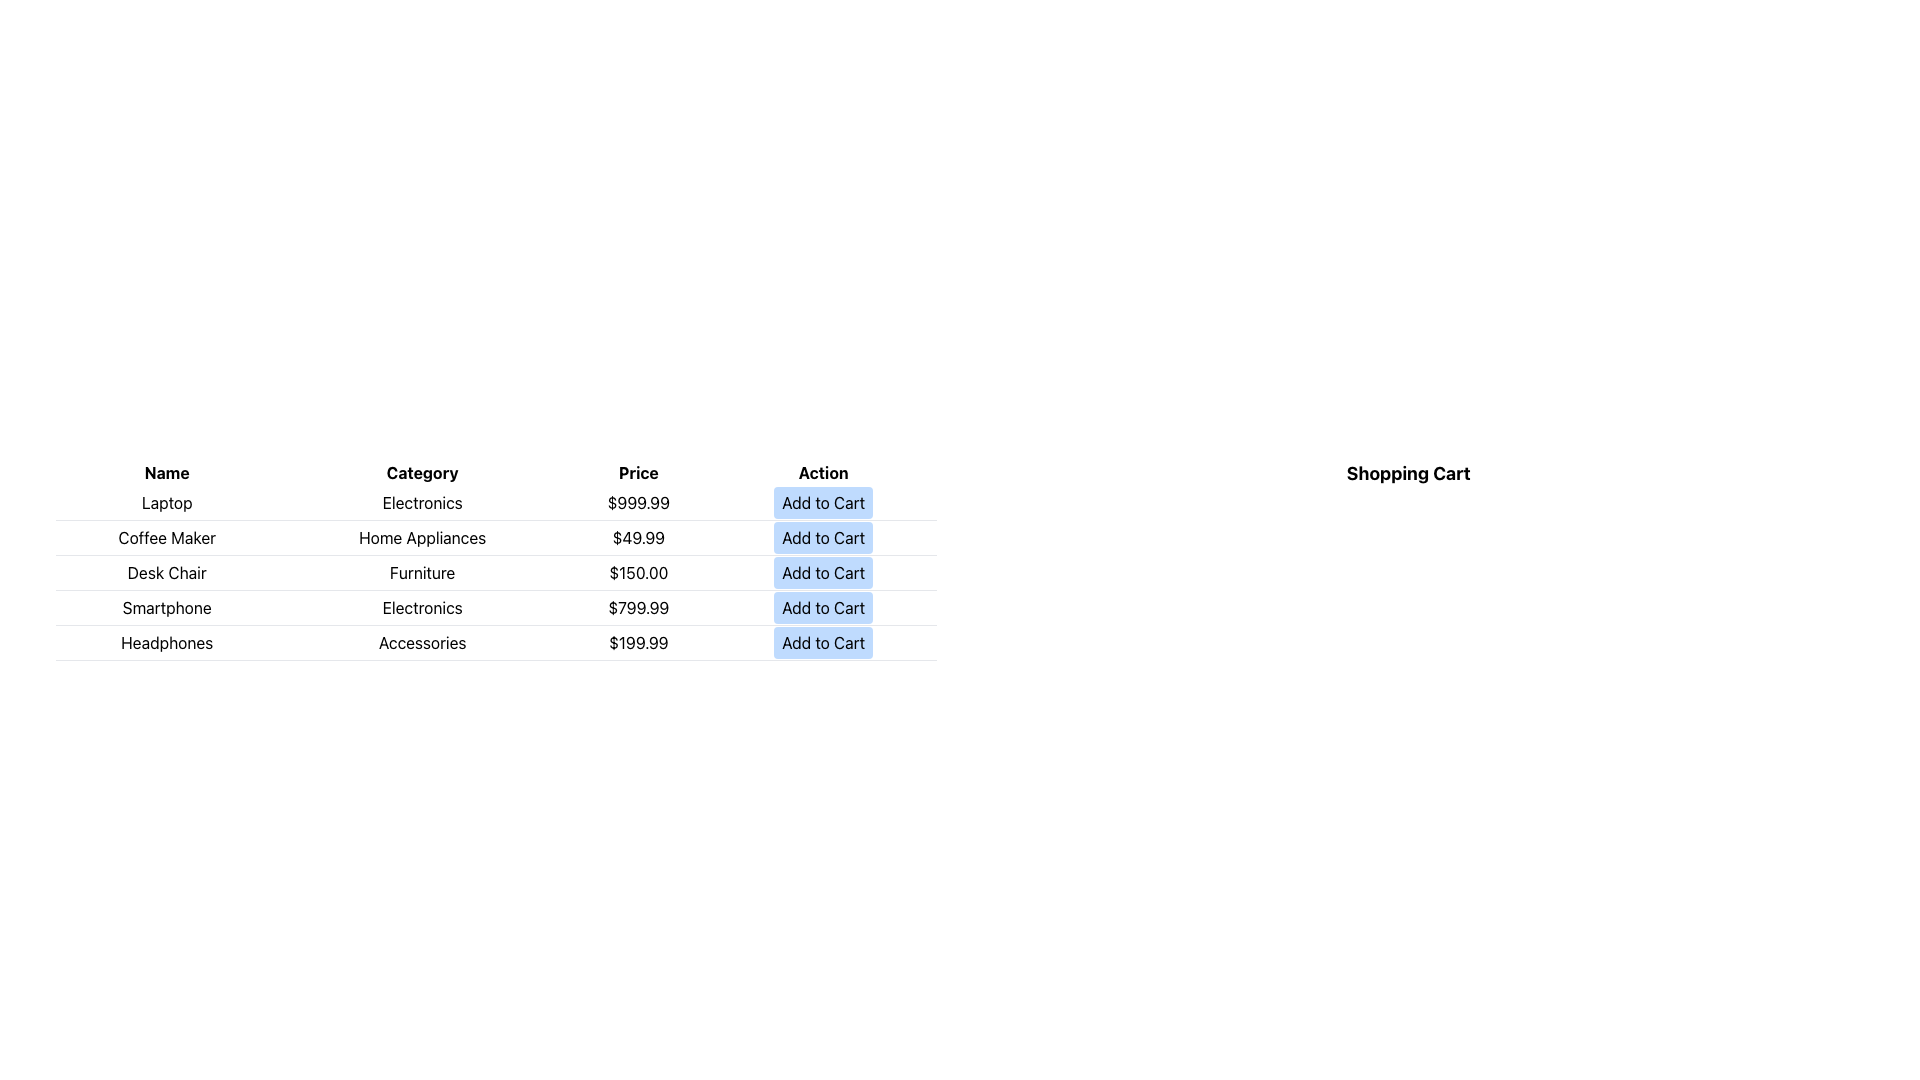  Describe the element at coordinates (637, 643) in the screenshot. I see `the text label displaying the price '$199.99' in the 'Price' column of the table, located in the fifth row, adjacent to 'Accessories' on the left and 'Add to Cart' button on the right` at that location.